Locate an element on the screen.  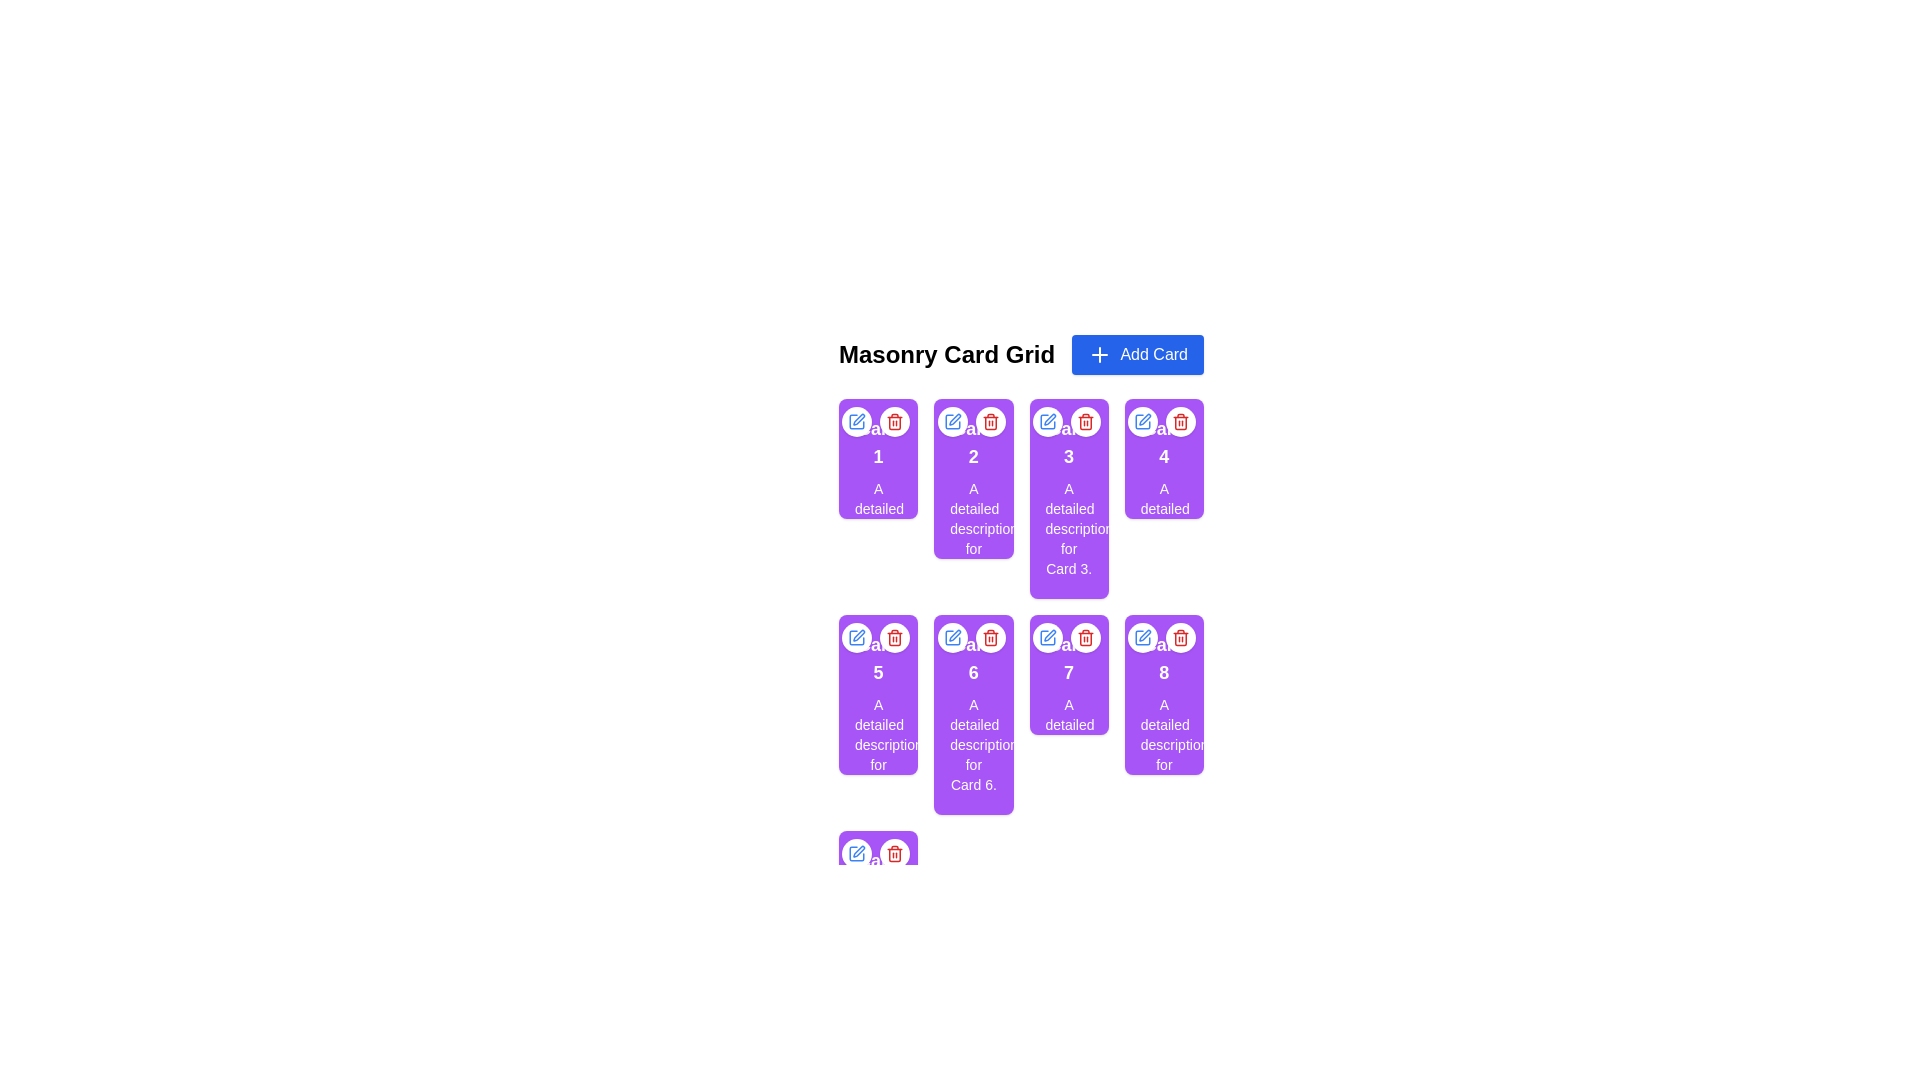
the delete icon (trash bin symbol in red) located at the top-right corner of the first card labeled 'Card 1' in a grid layout of purple cards is located at coordinates (876, 420).